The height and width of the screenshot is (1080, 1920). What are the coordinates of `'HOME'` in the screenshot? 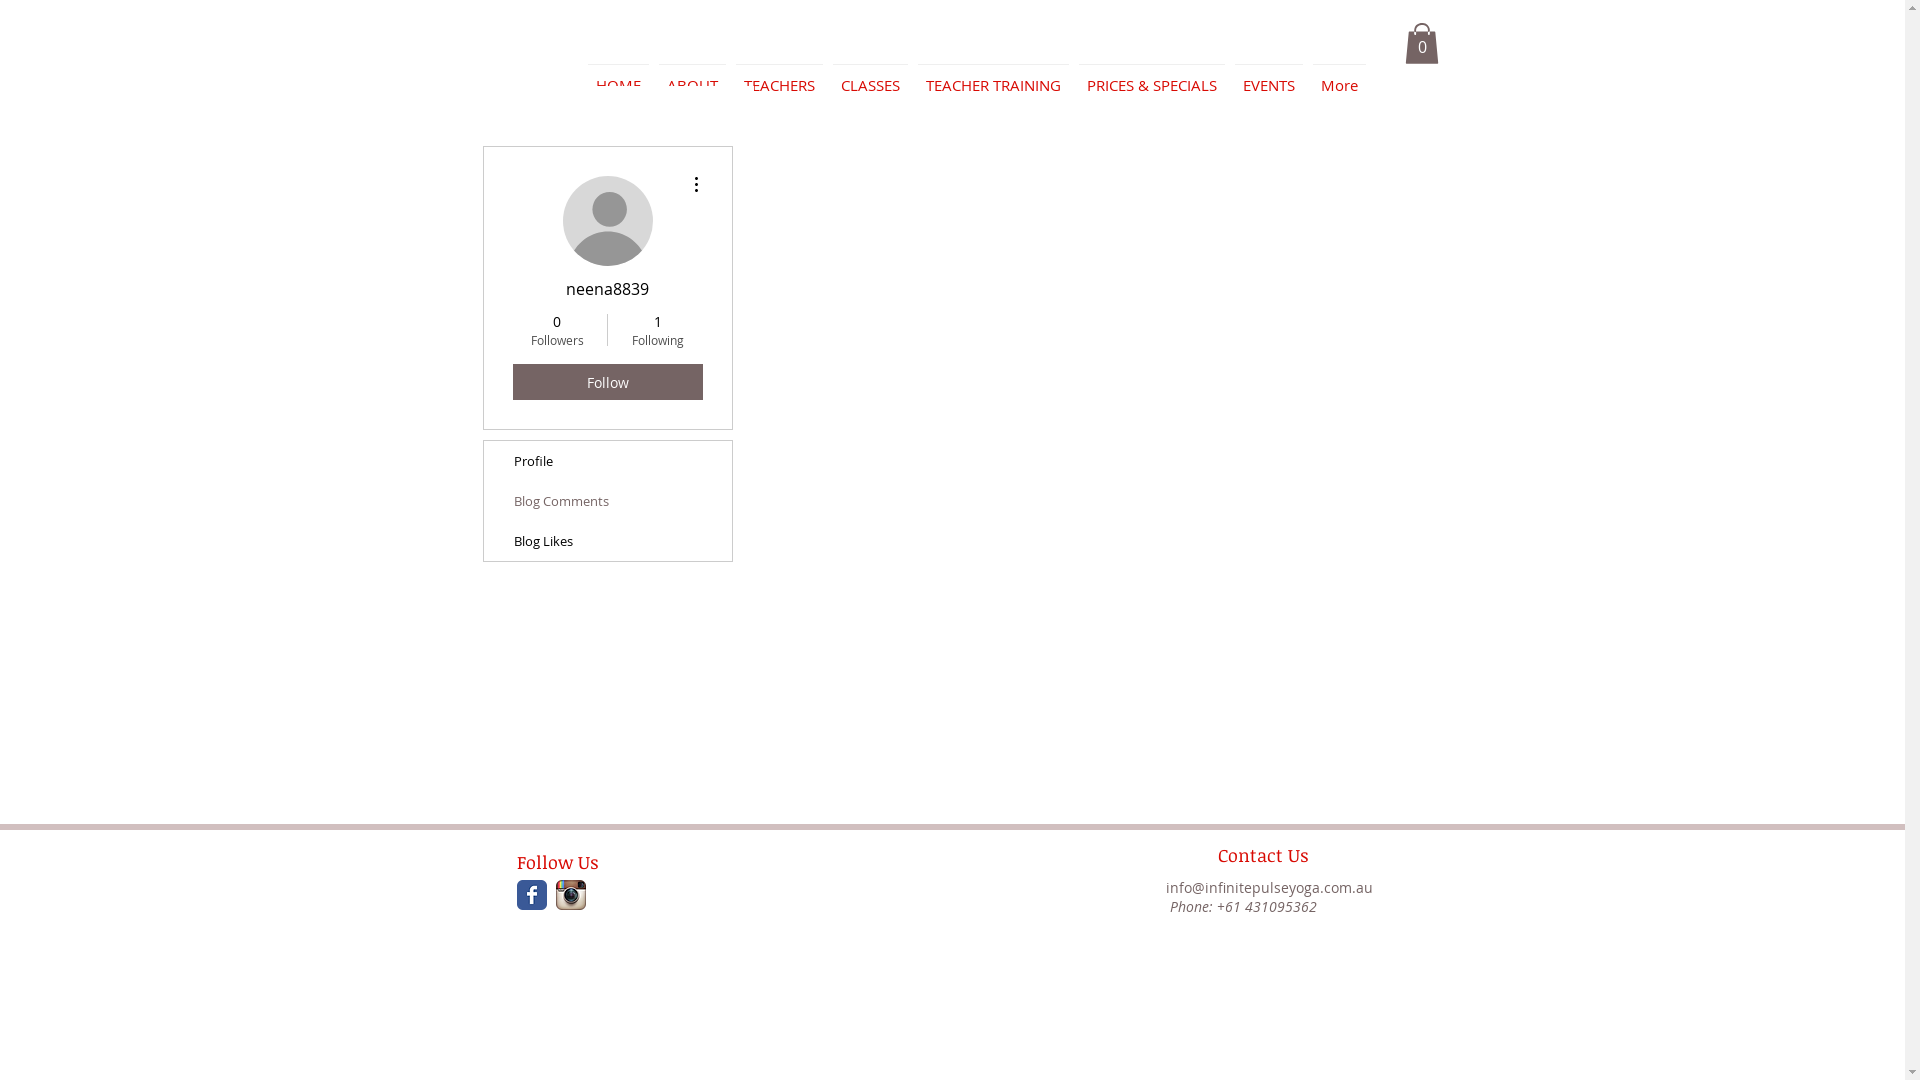 It's located at (580, 75).